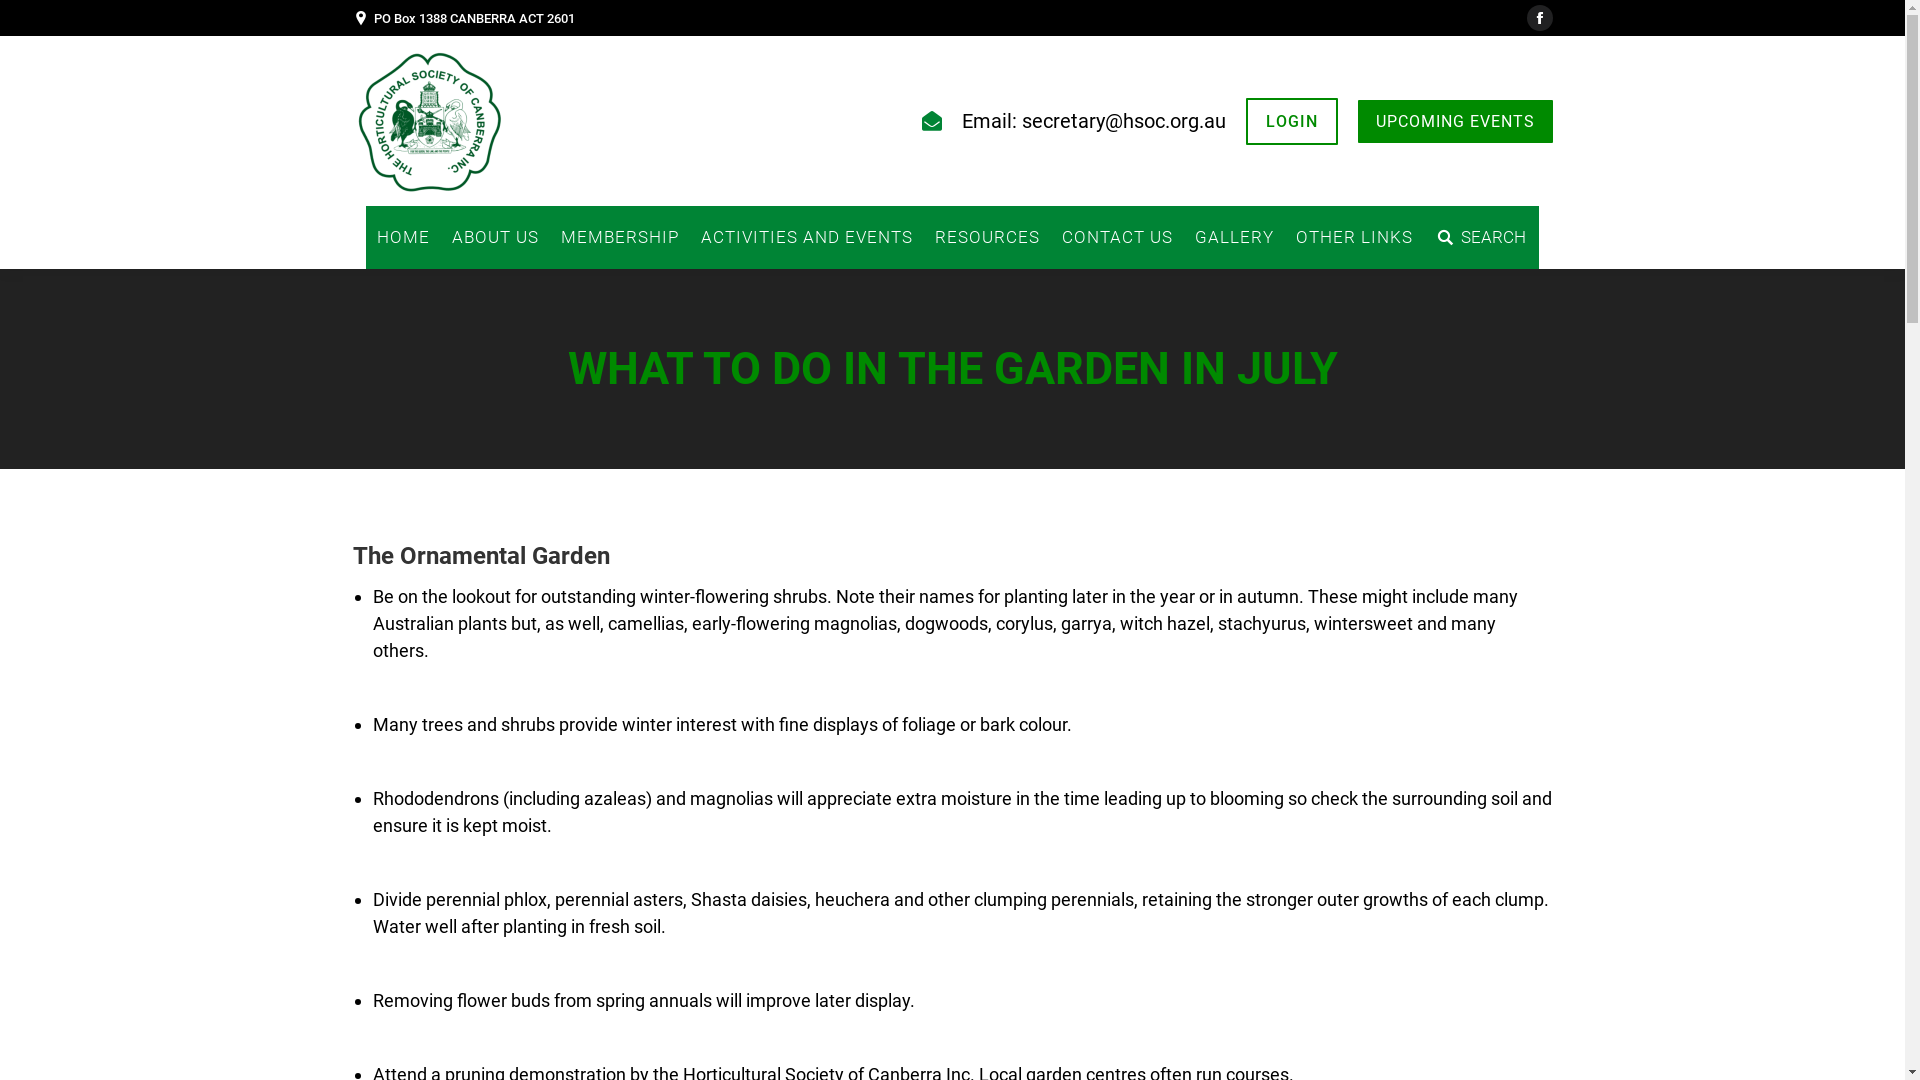 The image size is (1920, 1080). What do you see at coordinates (1354, 236) in the screenshot?
I see `'OTHER LINKS'` at bounding box center [1354, 236].